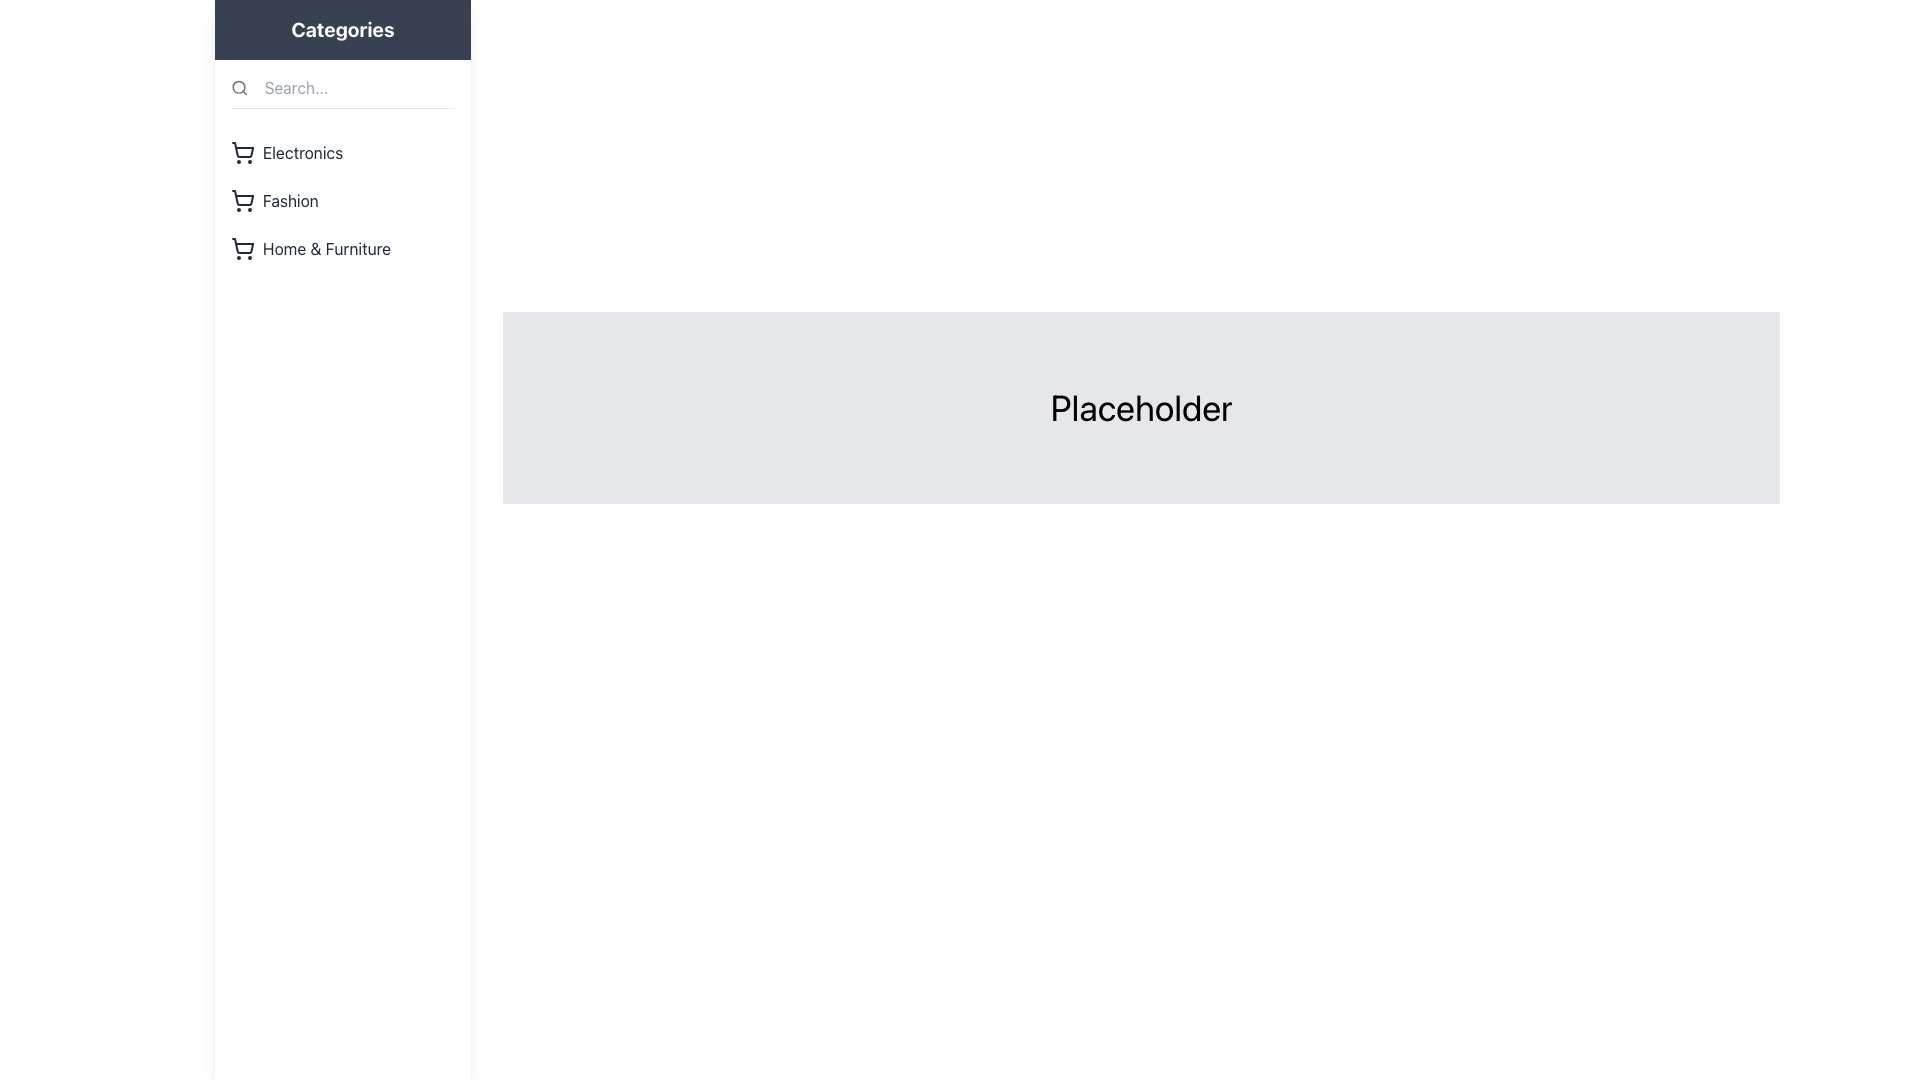 The height and width of the screenshot is (1080, 1920). Describe the element at coordinates (242, 248) in the screenshot. I see `the shopping cart icon located in the sidebar menu under the 'Categories' section, adjacent to the 'Home & Furniture' text` at that location.